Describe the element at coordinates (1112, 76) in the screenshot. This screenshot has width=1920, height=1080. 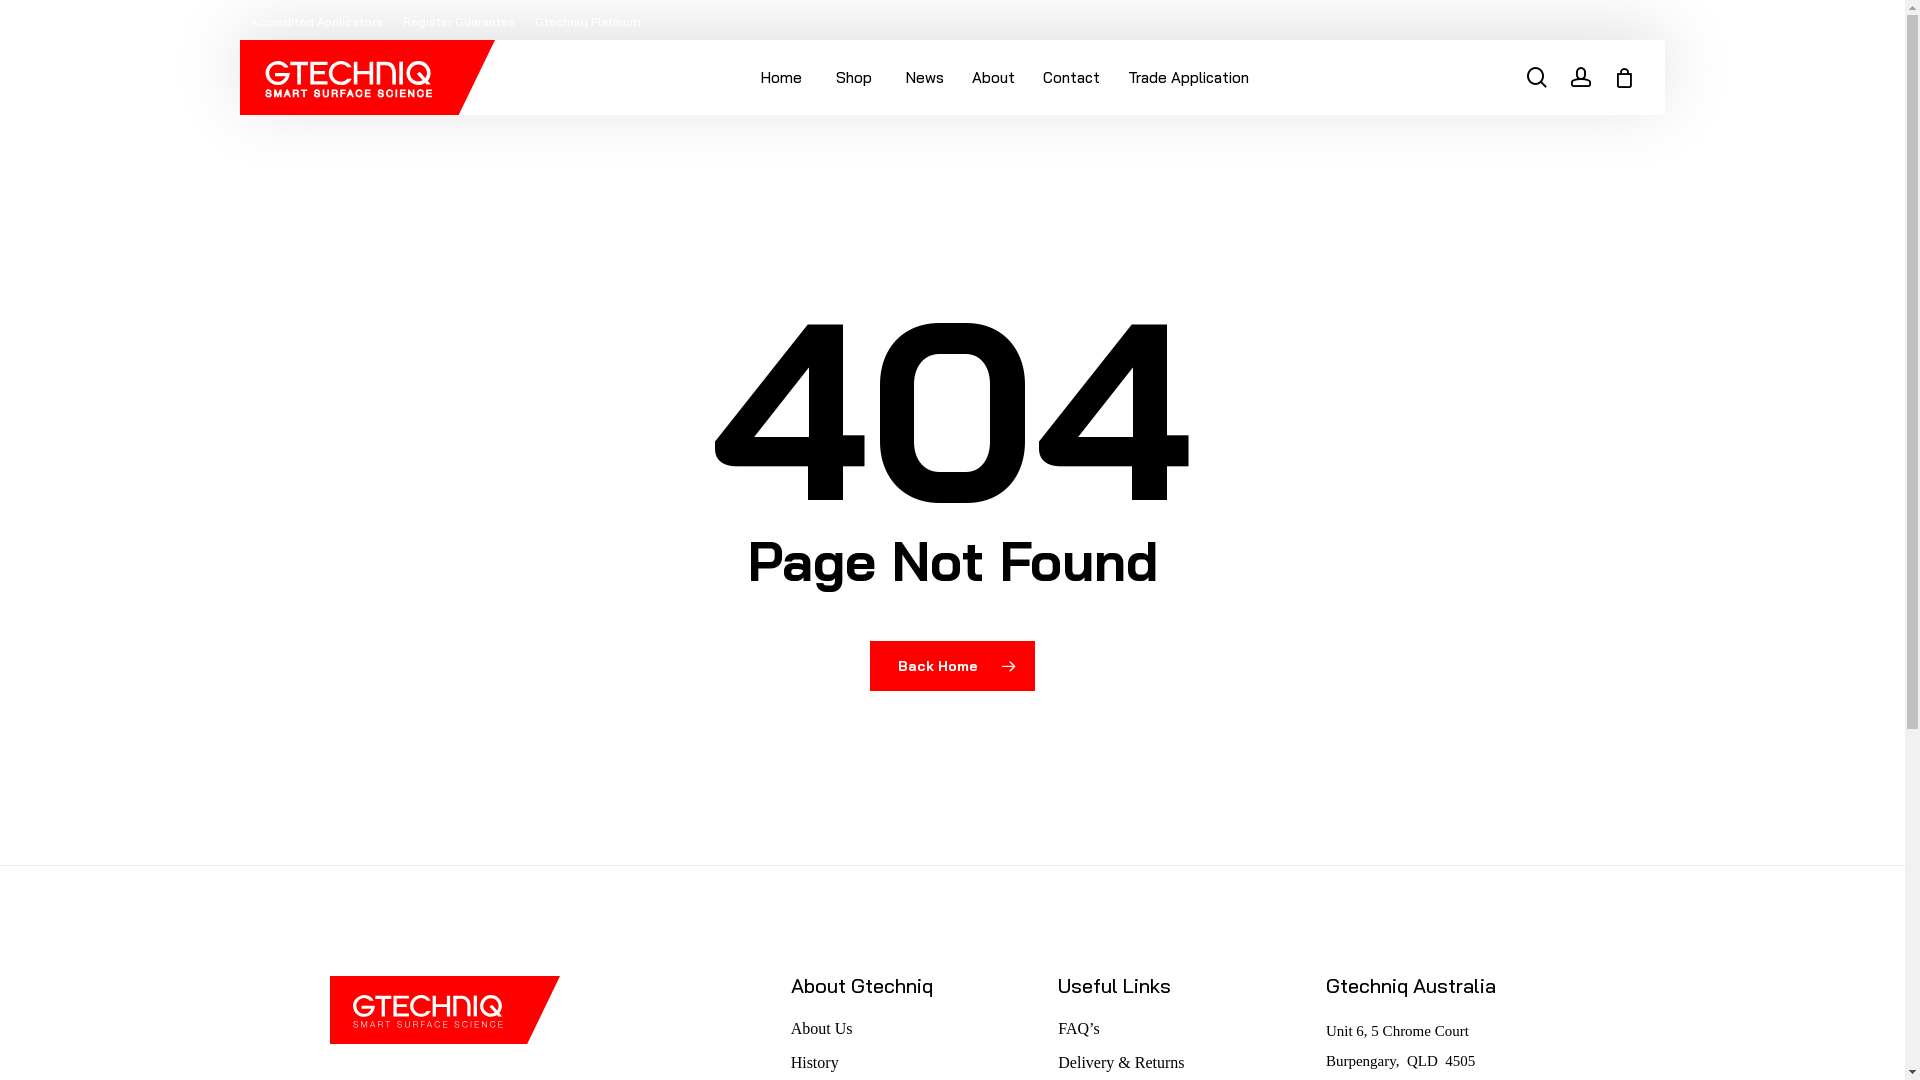
I see `'Trade Application'` at that location.